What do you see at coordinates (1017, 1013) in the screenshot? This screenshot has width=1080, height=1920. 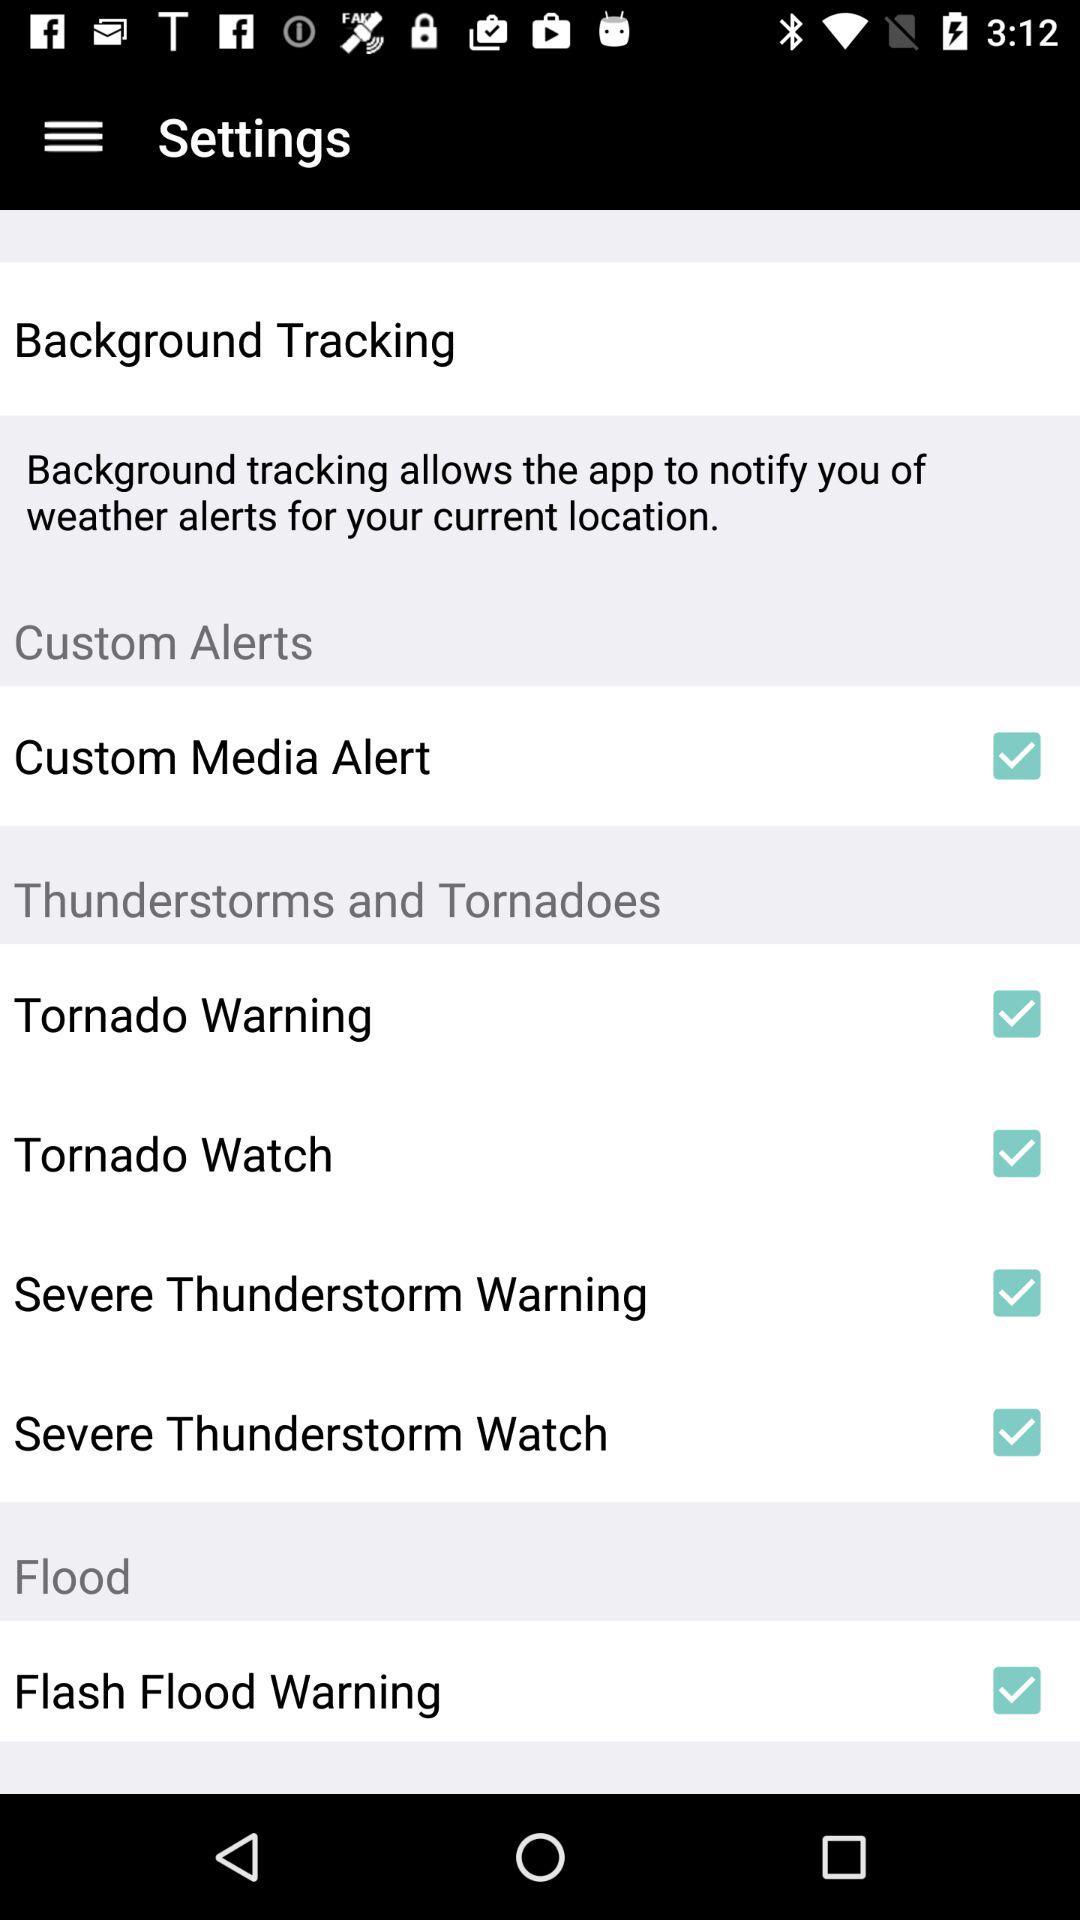 I see `the item next to tornado warning` at bounding box center [1017, 1013].